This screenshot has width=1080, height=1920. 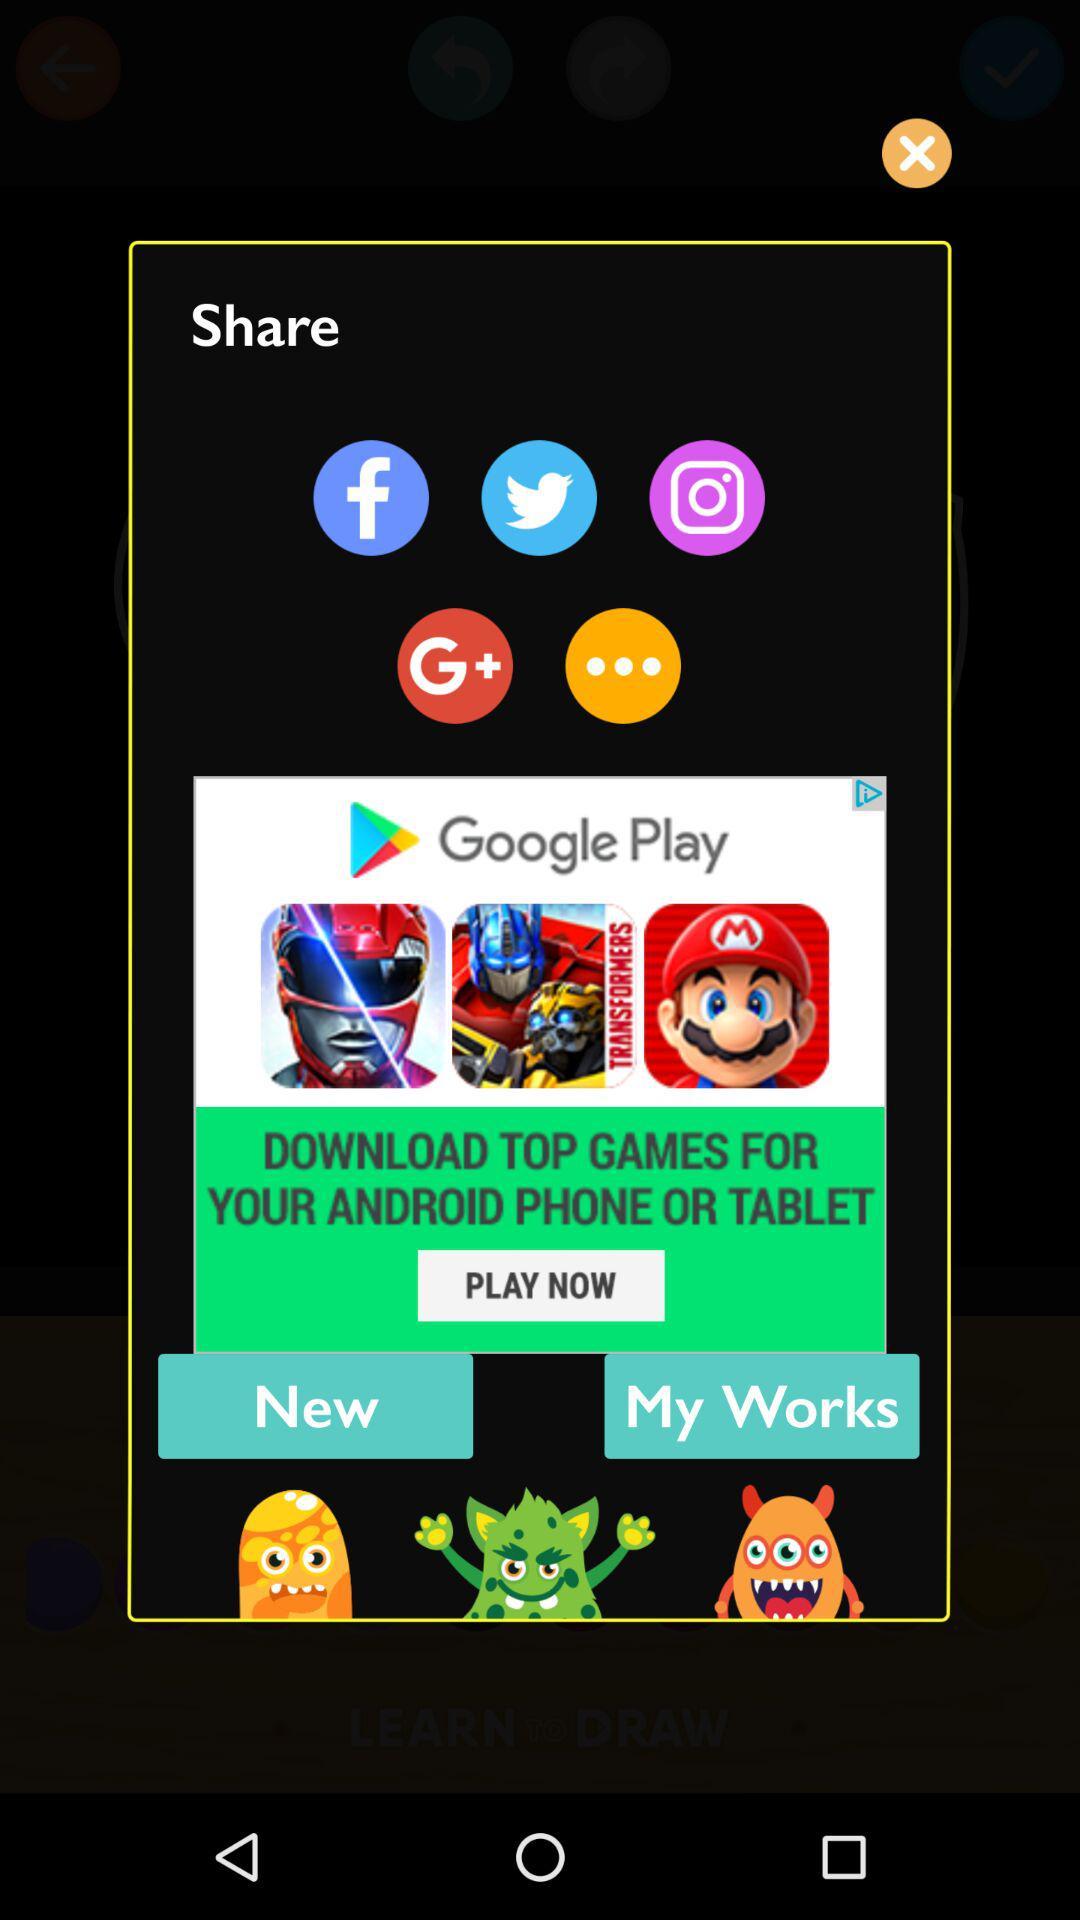 What do you see at coordinates (538, 498) in the screenshot?
I see `the twitter icon` at bounding box center [538, 498].